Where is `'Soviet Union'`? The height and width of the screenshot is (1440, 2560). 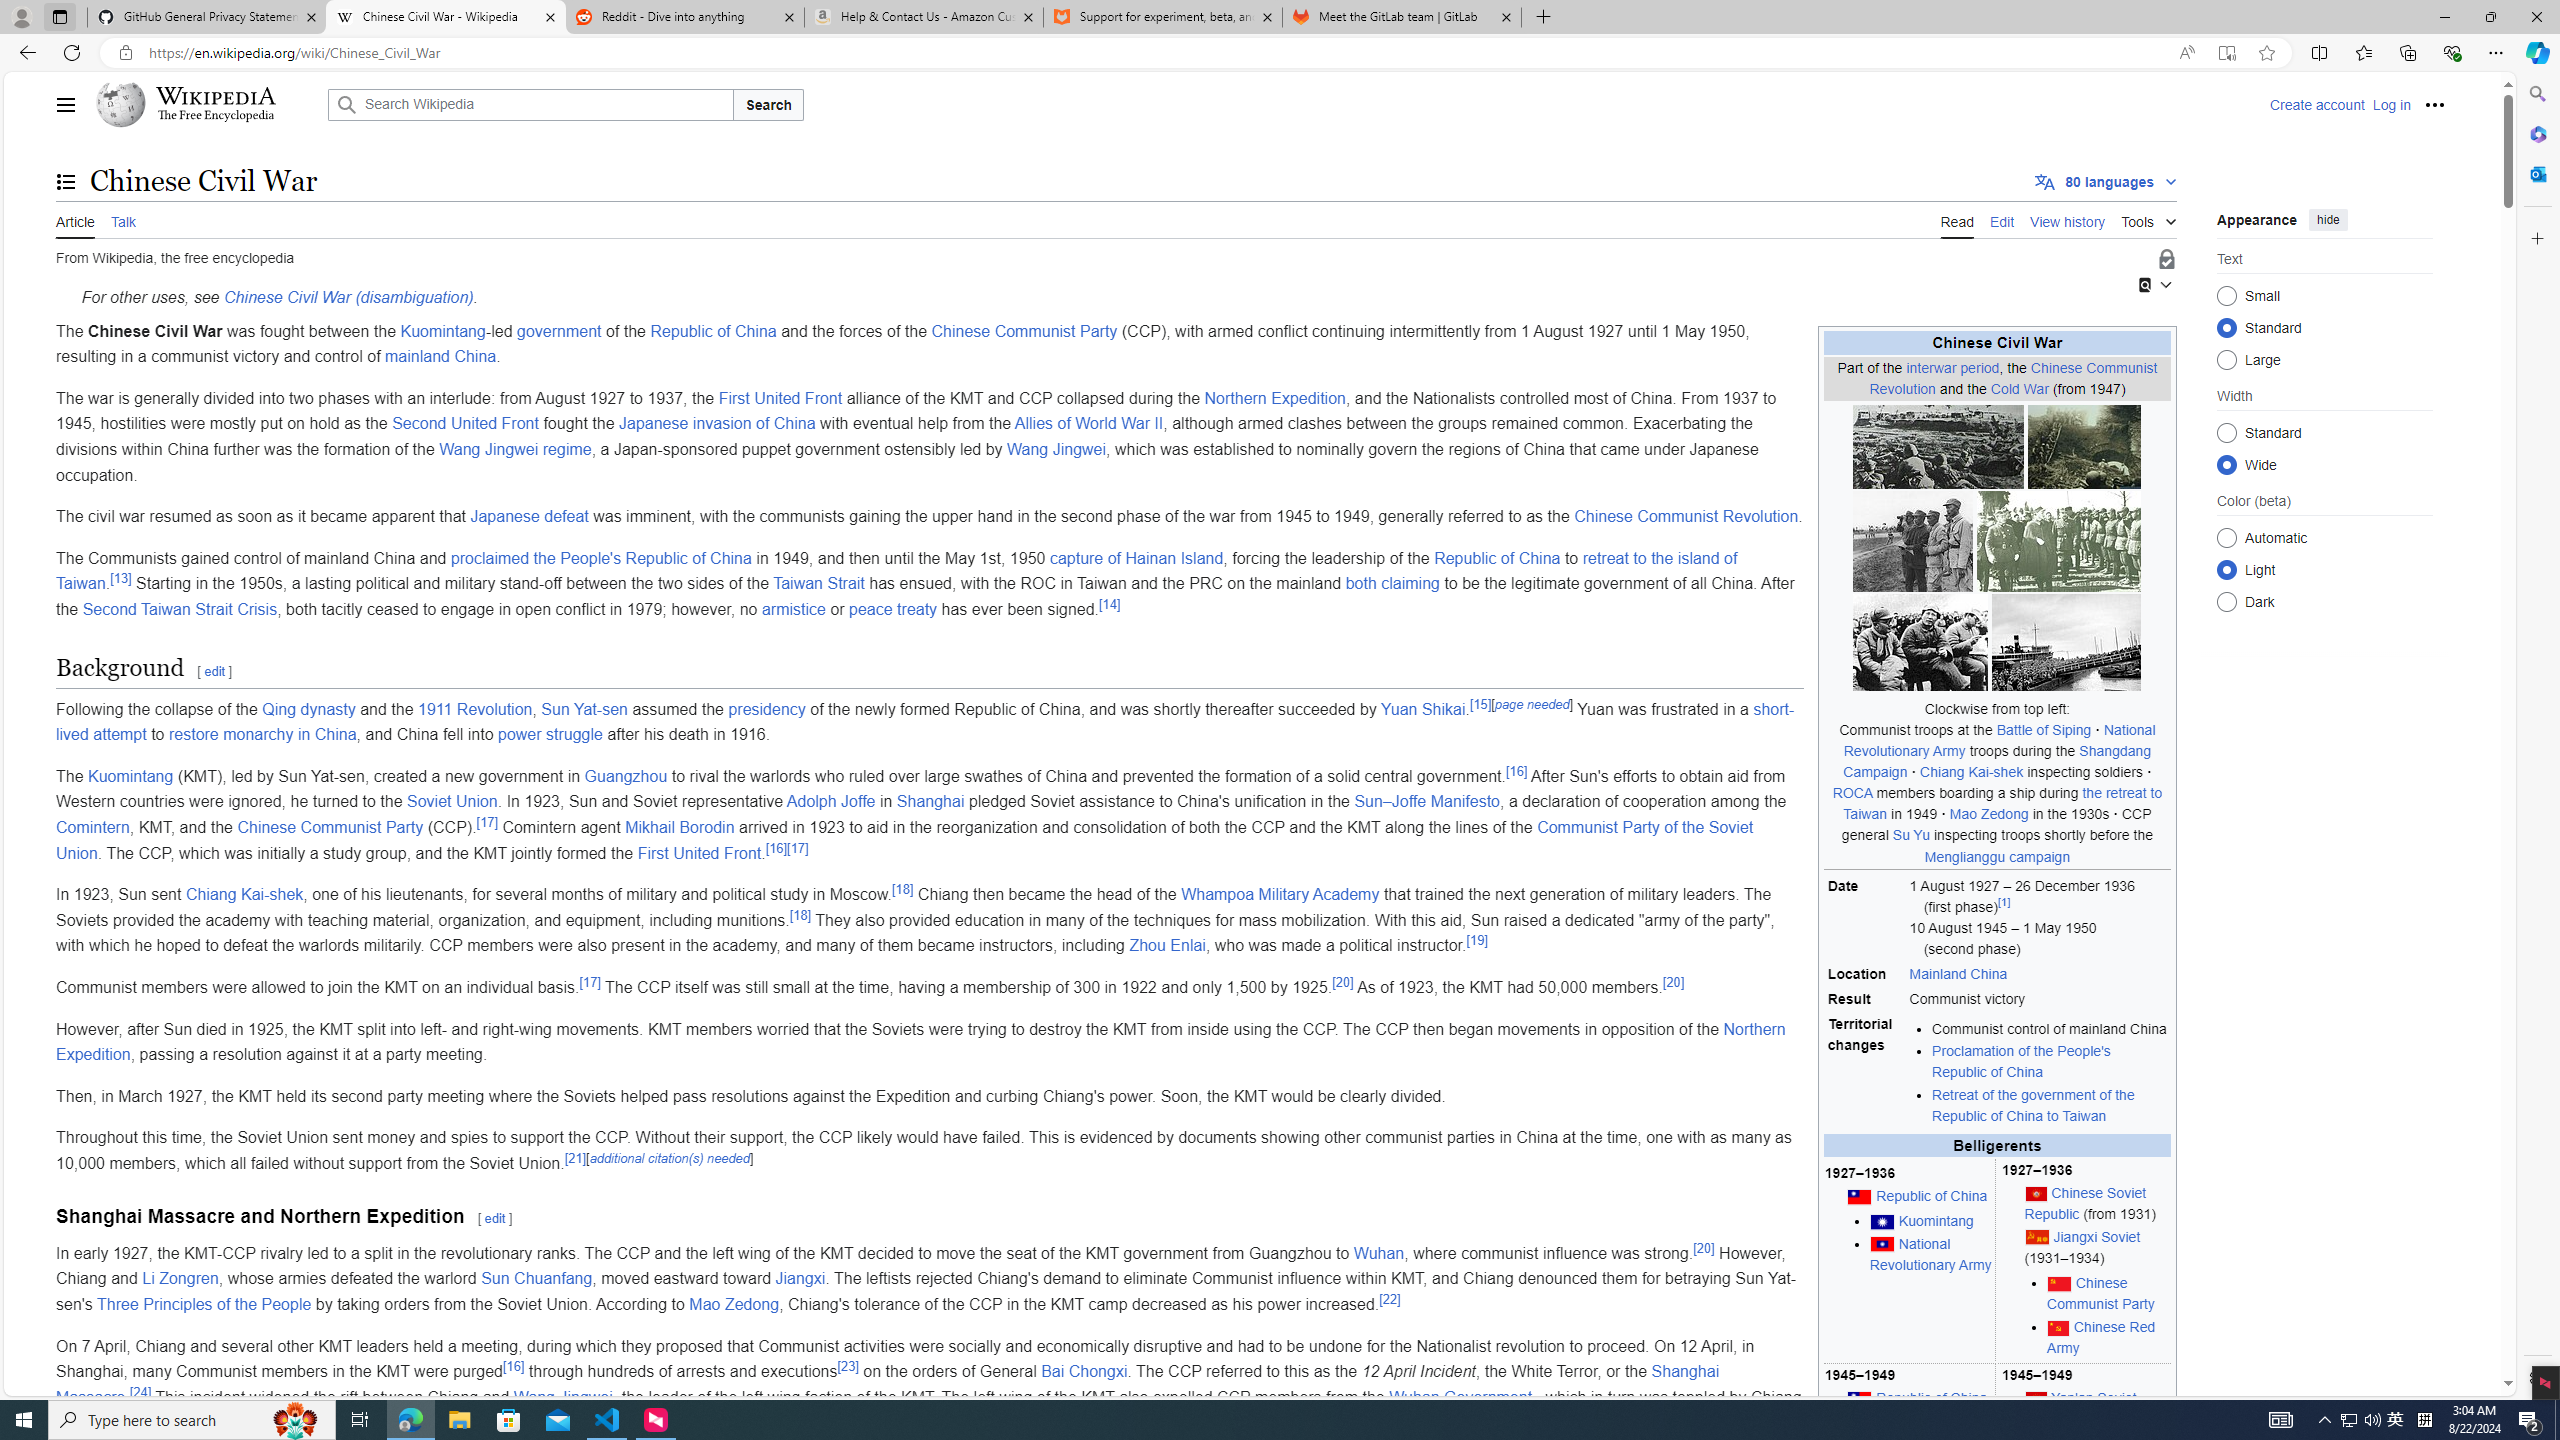
'Soviet Union' is located at coordinates (452, 801).